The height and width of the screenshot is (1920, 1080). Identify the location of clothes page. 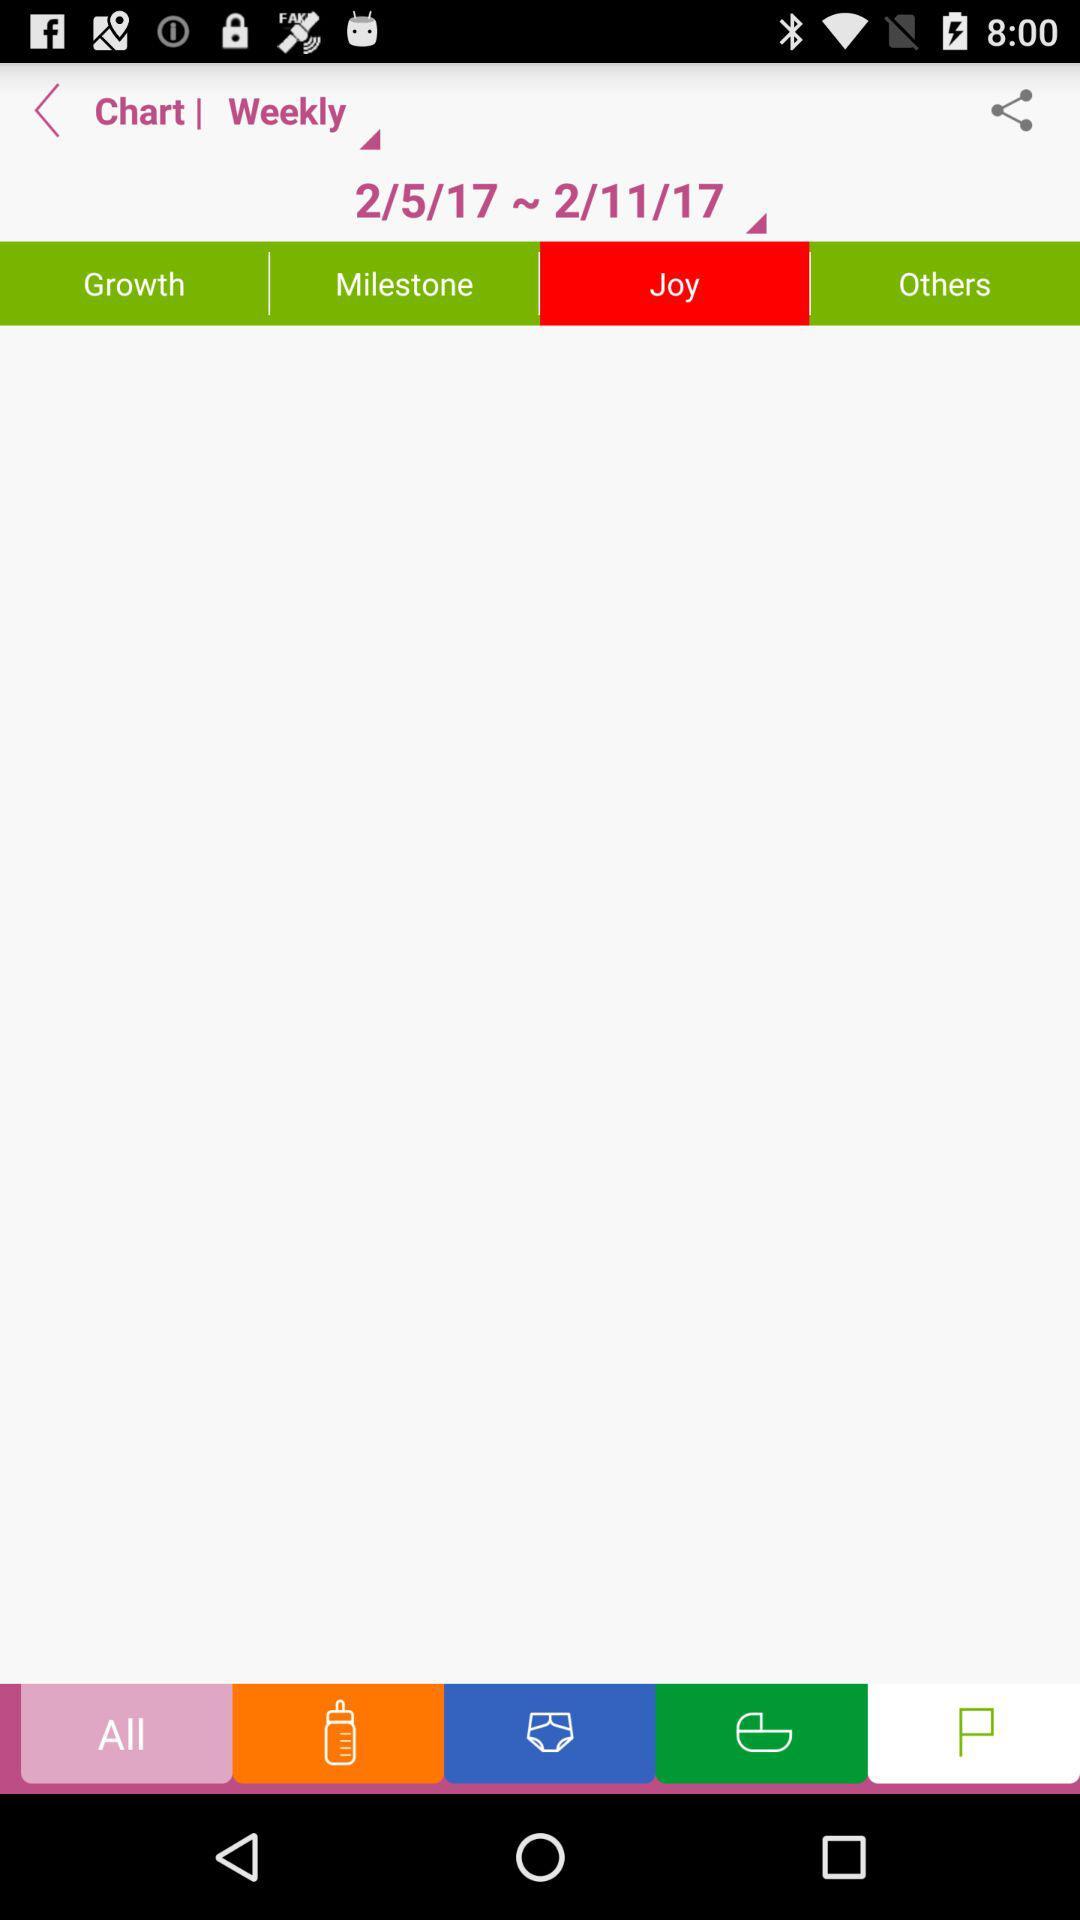
(549, 1737).